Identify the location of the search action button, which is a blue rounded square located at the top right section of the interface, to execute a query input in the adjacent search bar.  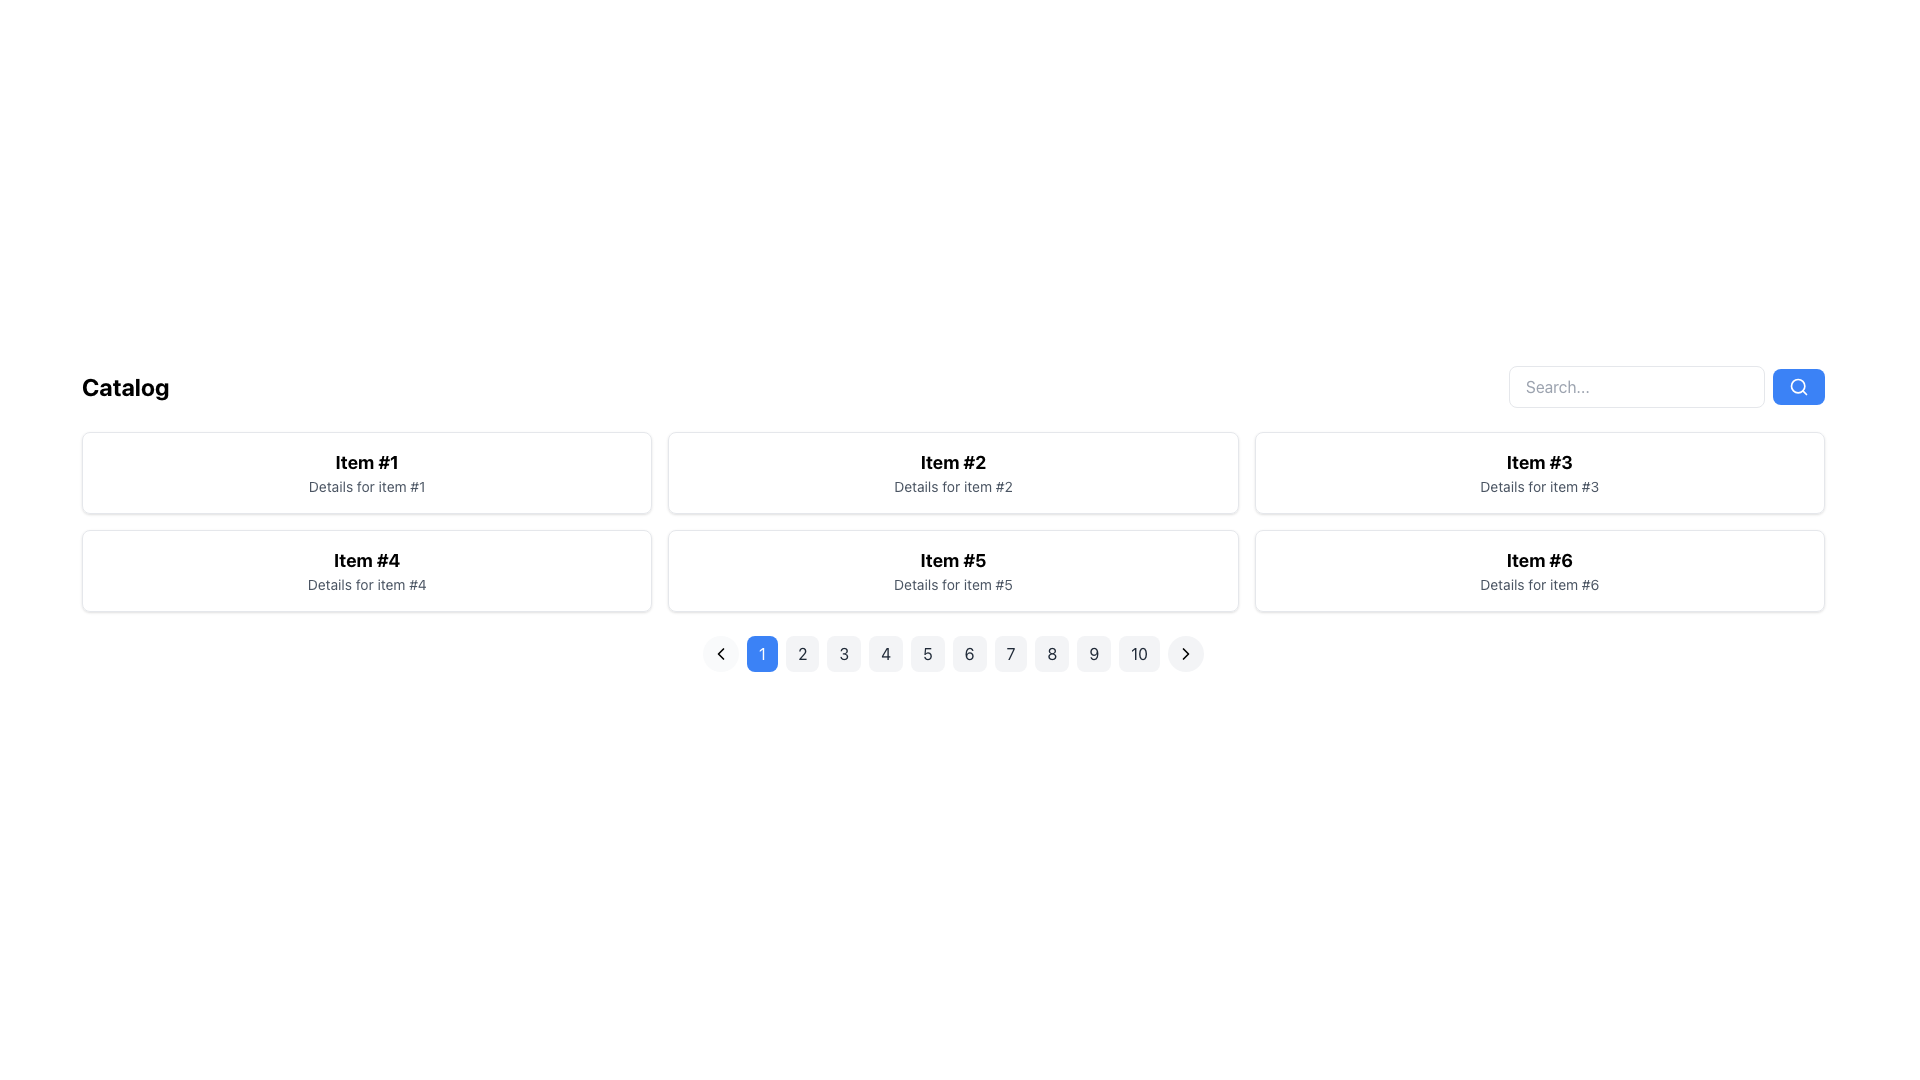
(1799, 386).